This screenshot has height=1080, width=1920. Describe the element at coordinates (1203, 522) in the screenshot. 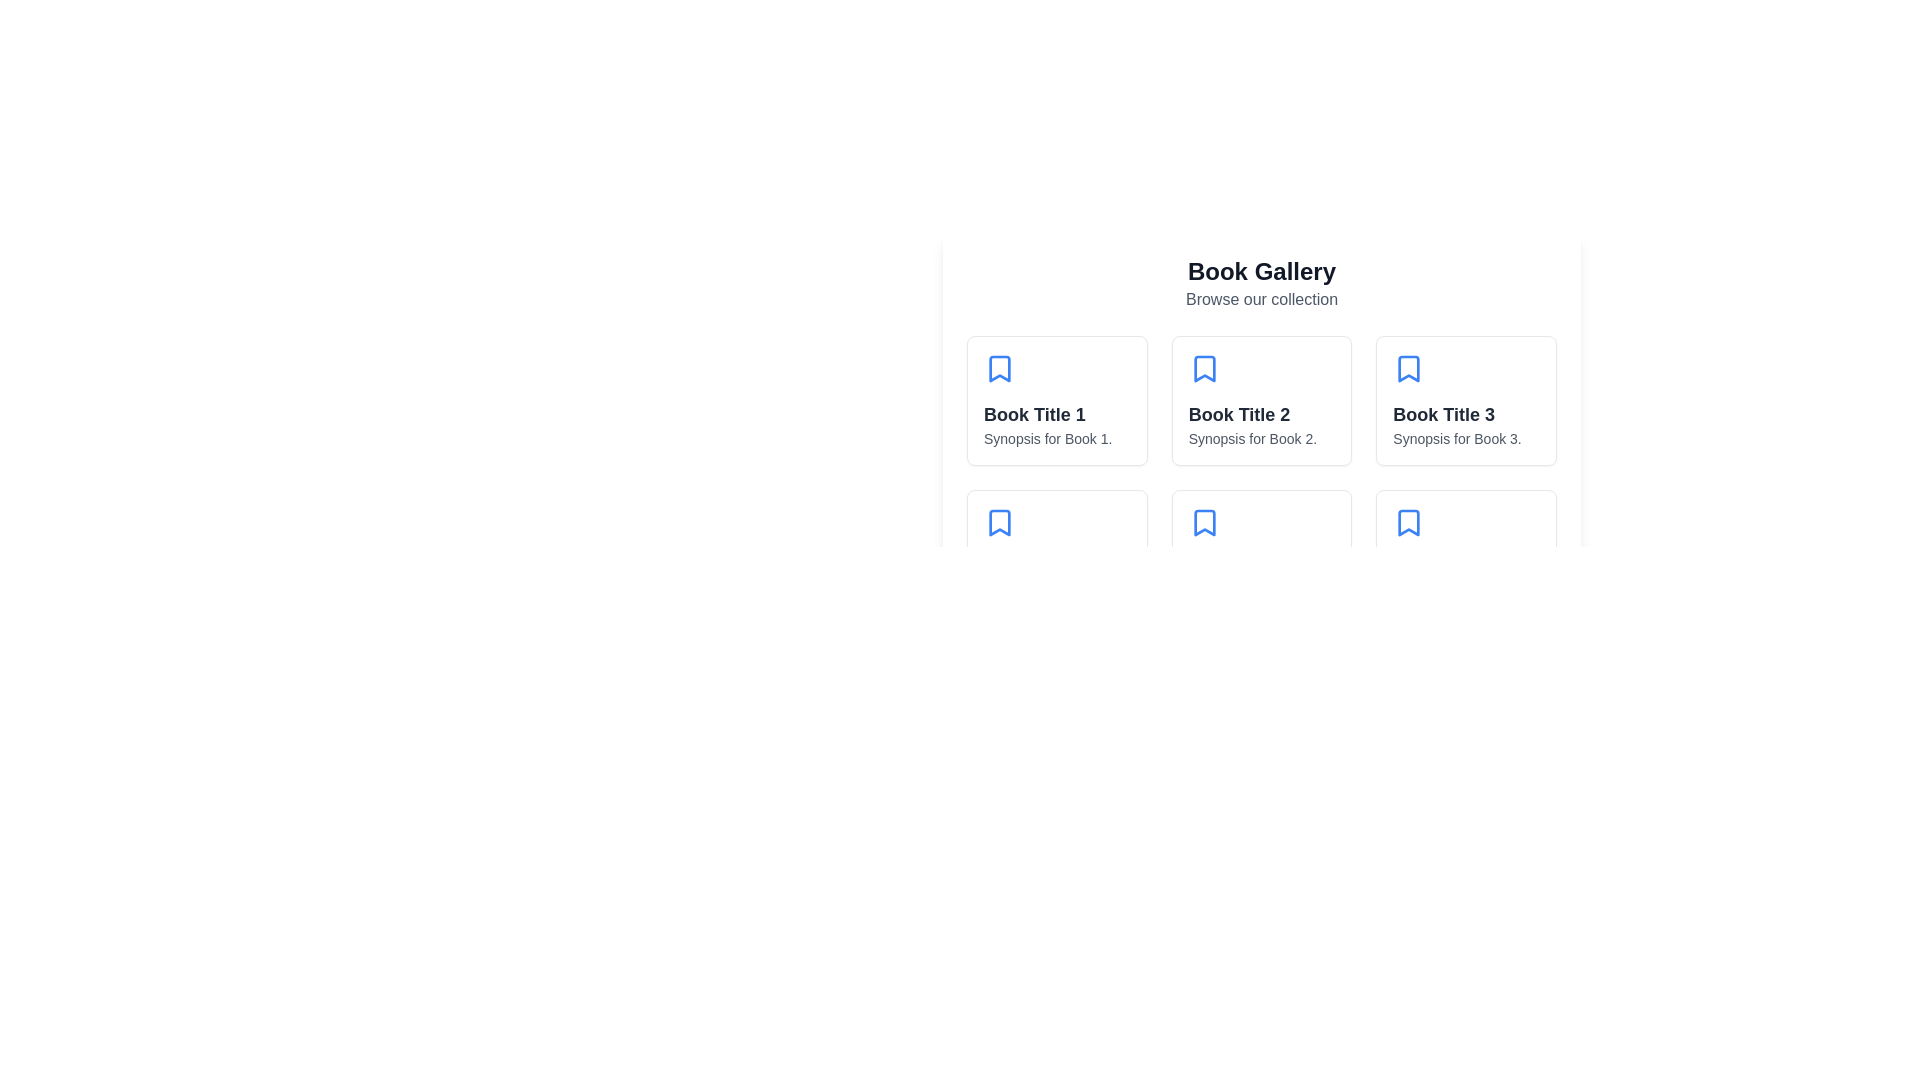

I see `the bookmark icon, which is an SVG graphical element located in the fourth cell of a grid layout, second row and first column, and signifies a bookmarking or saving action` at that location.